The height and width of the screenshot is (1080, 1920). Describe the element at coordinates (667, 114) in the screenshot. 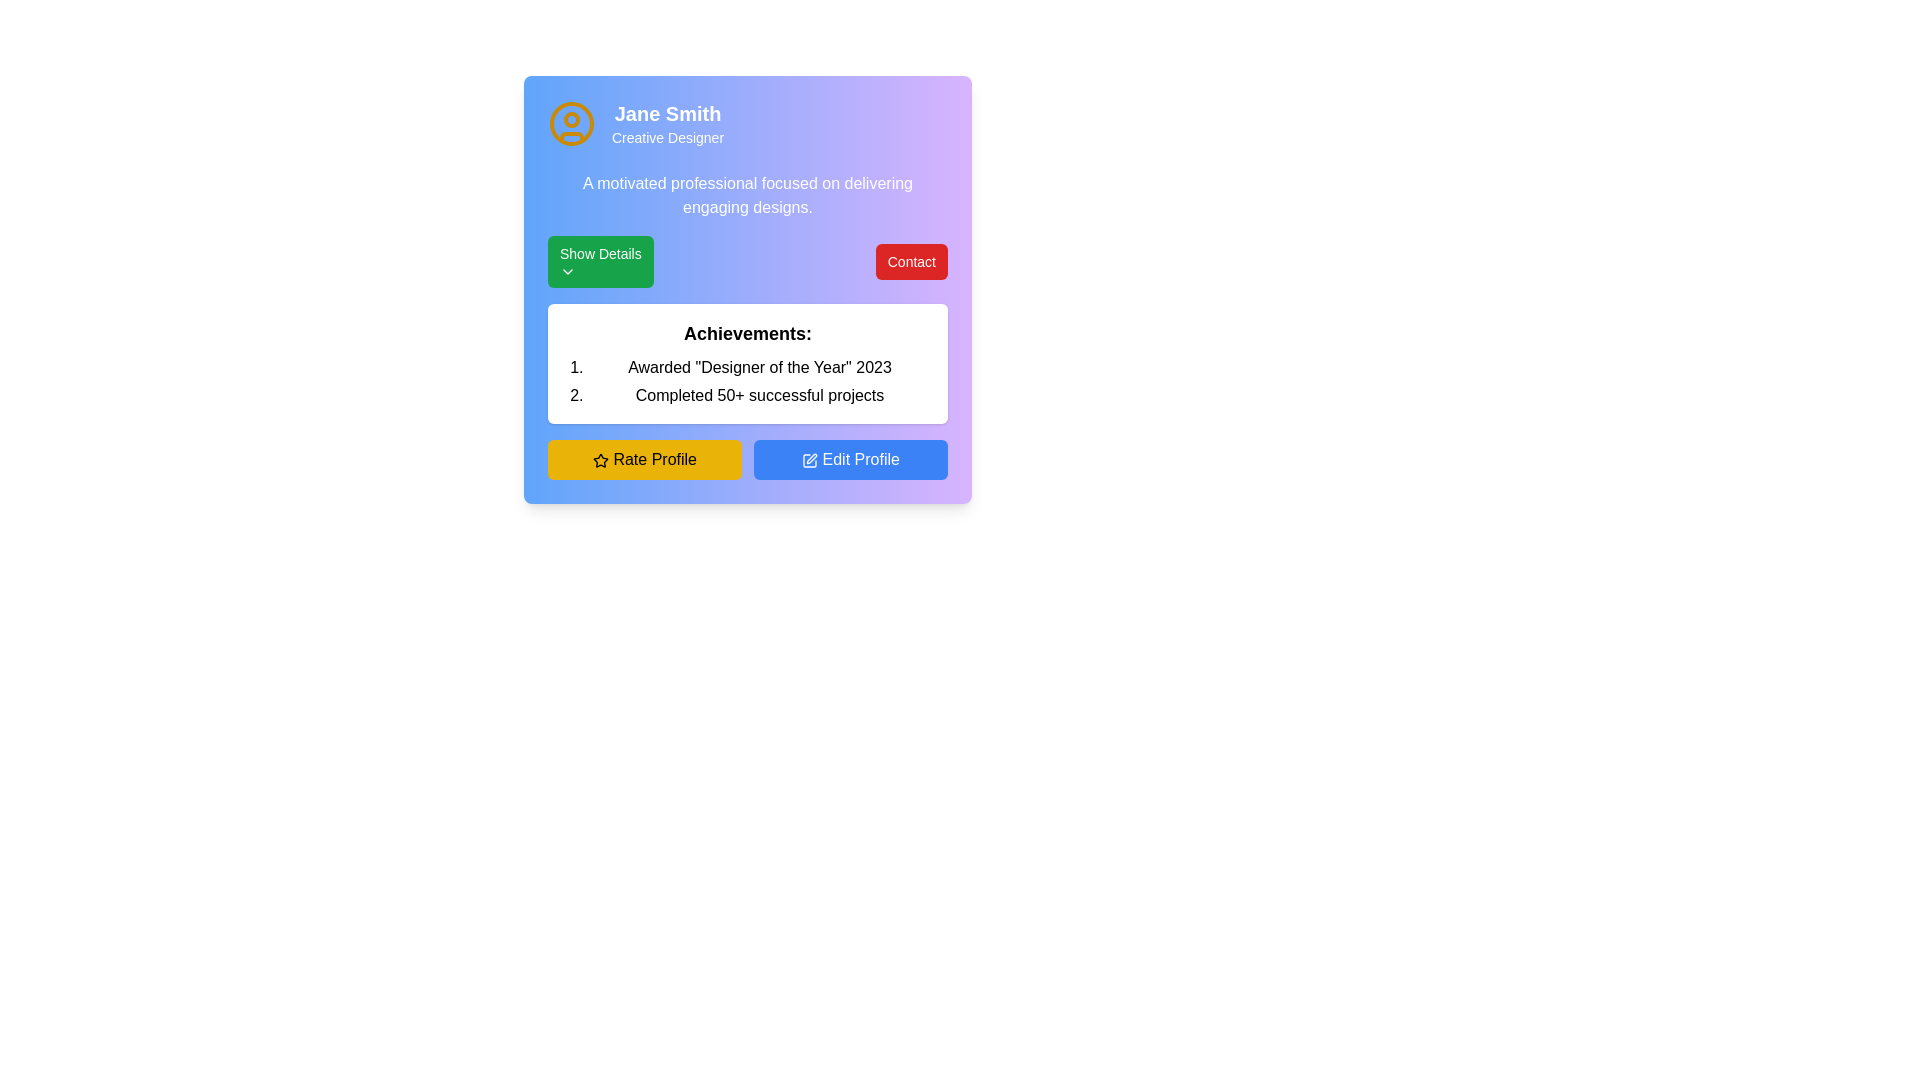

I see `the text label displaying 'Jane Smith' located in the header section of the profile card to read the text` at that location.